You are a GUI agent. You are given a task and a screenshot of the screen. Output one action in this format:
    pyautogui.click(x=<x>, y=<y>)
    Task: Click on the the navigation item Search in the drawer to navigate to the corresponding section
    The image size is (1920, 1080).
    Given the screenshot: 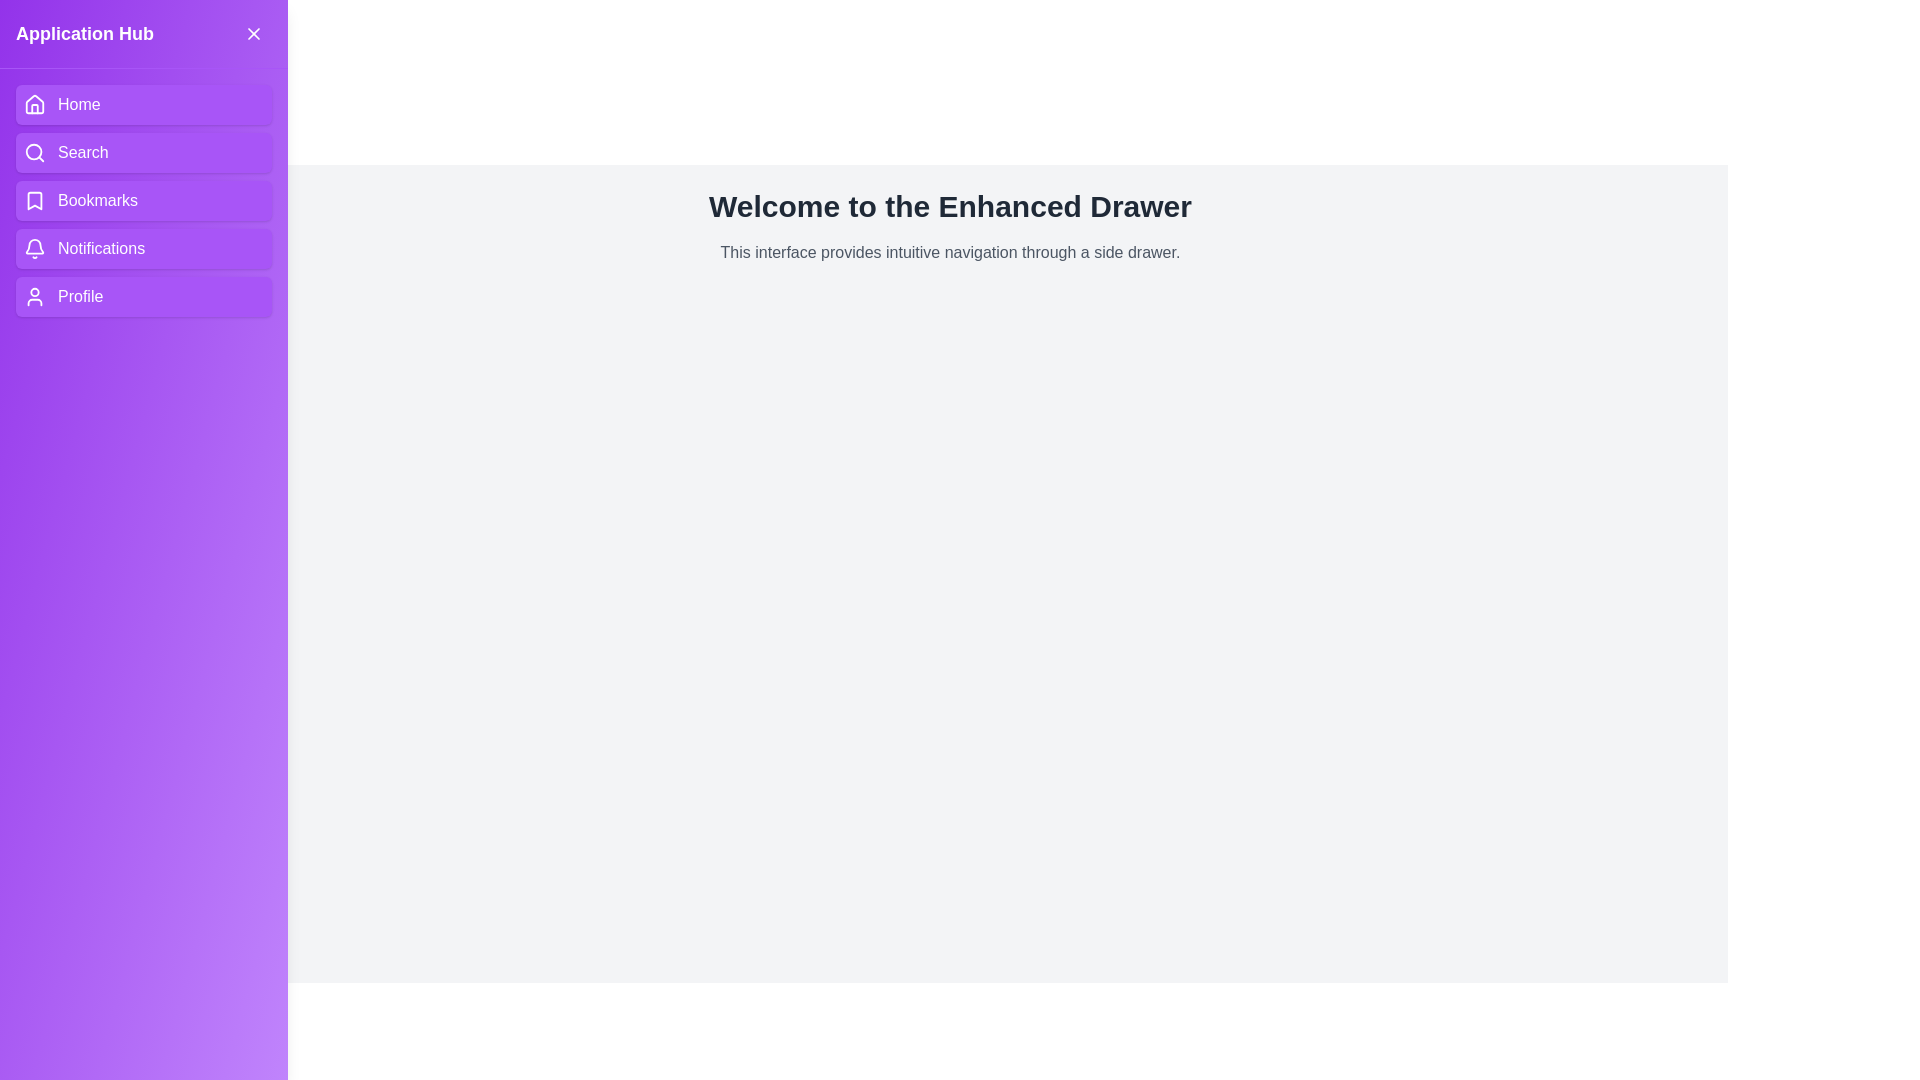 What is the action you would take?
    pyautogui.click(x=143, y=152)
    